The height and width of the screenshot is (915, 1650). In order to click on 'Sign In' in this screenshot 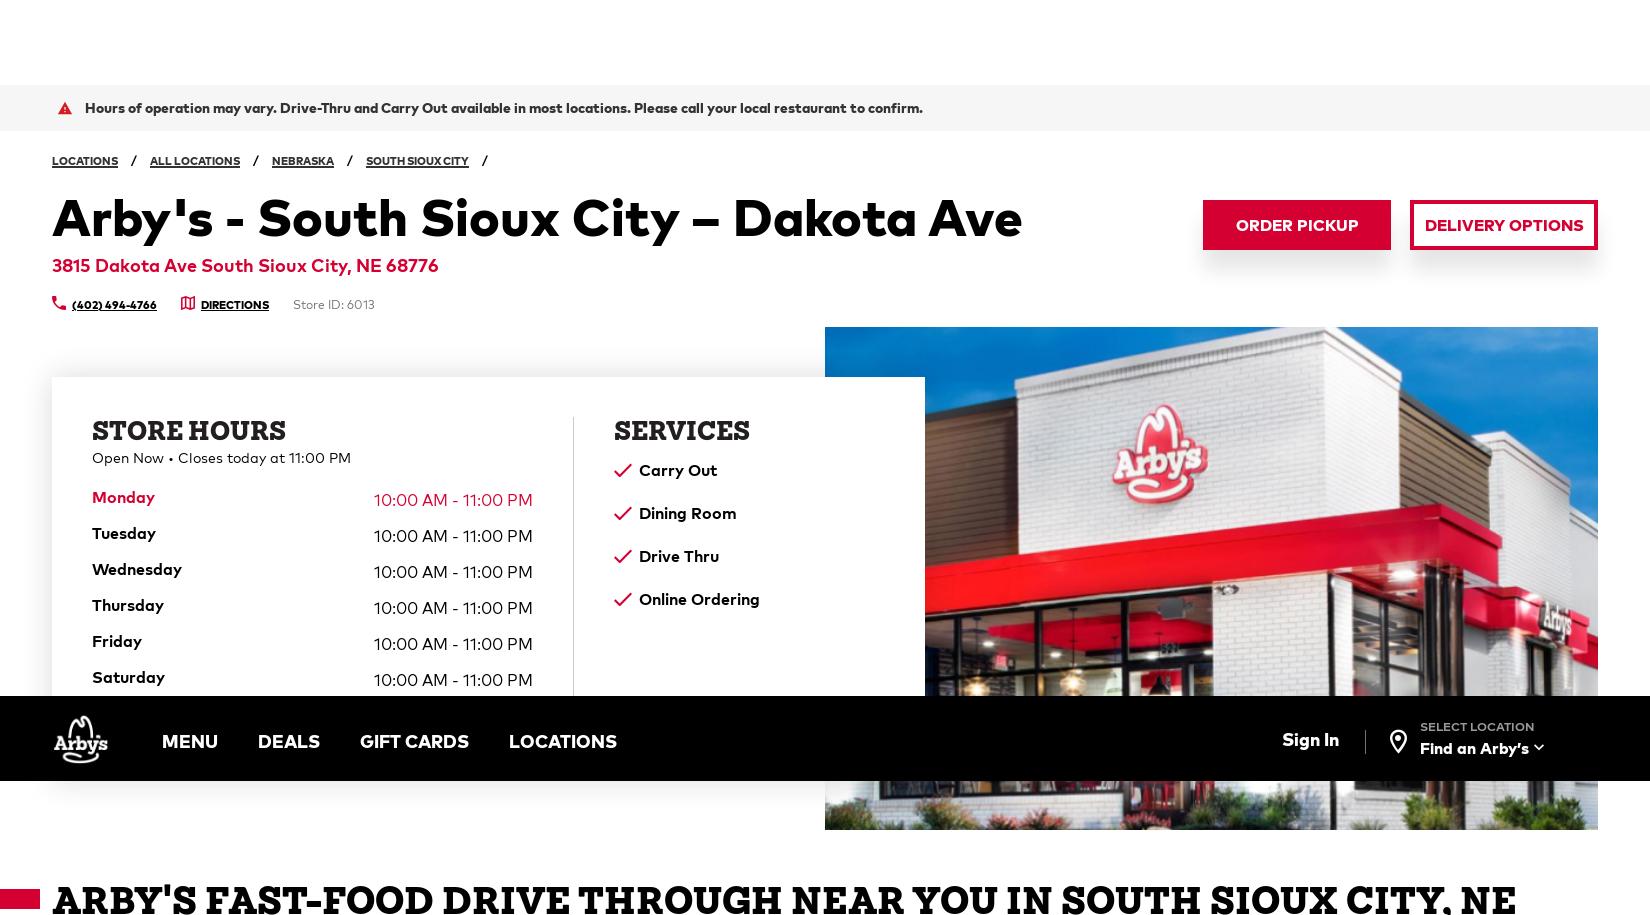, I will do `click(1308, 42)`.